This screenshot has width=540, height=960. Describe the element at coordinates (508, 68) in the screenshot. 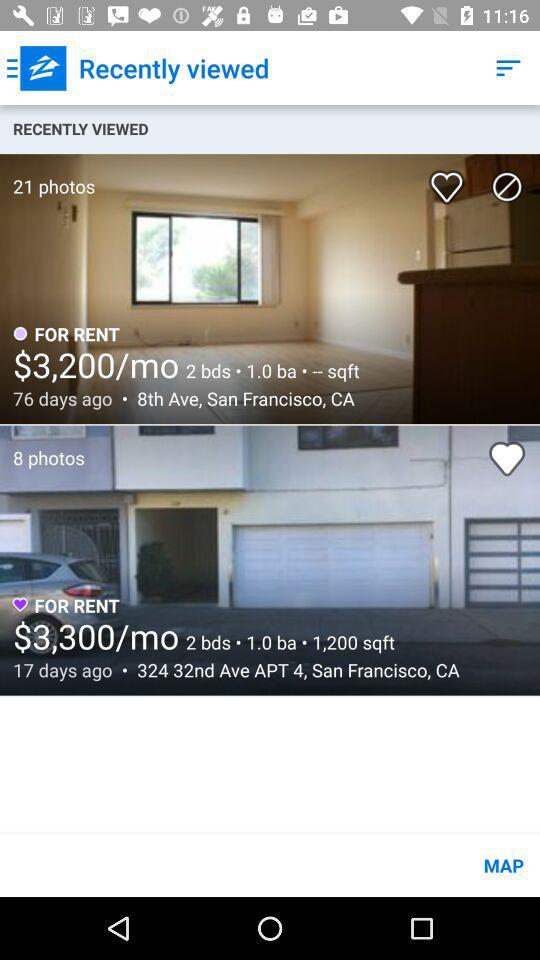

I see `the top right side button` at that location.